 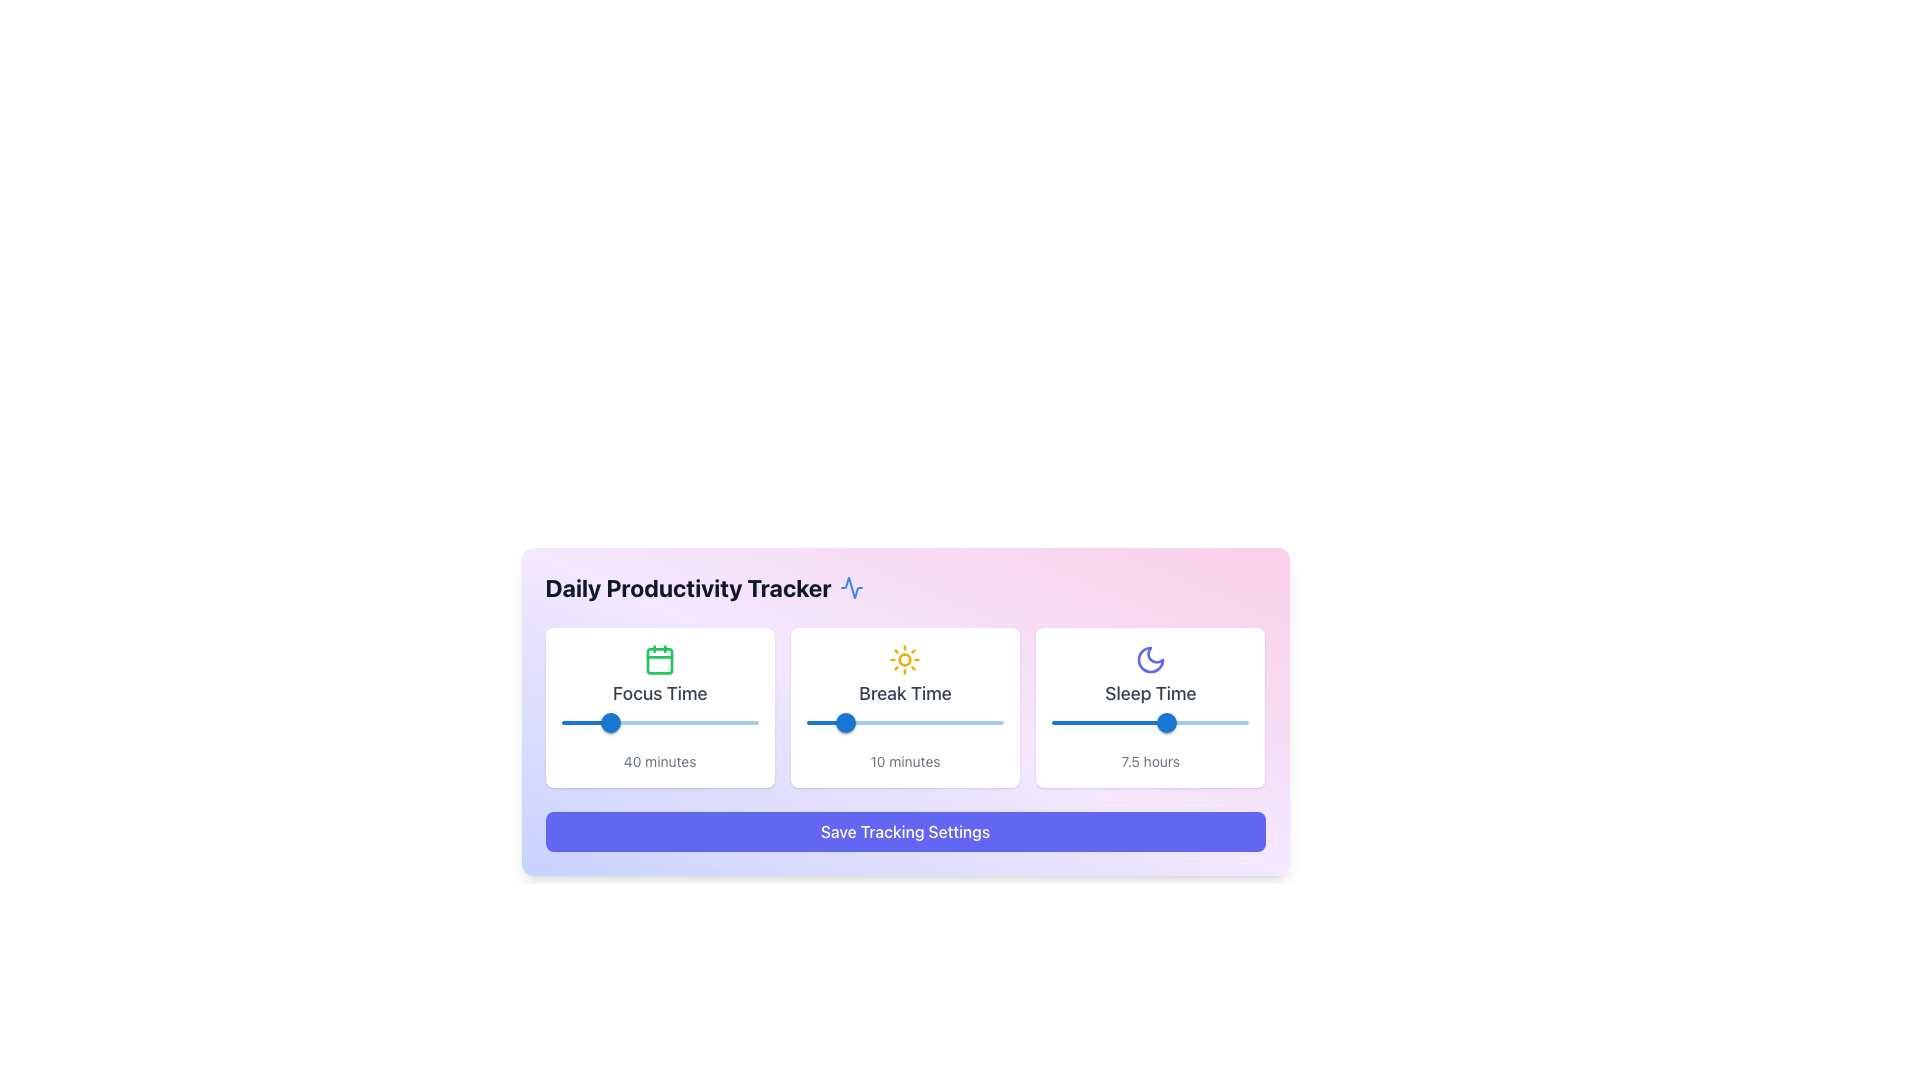 What do you see at coordinates (1150, 762) in the screenshot?
I see `displayed value from the Text Label that shows '7.5 hours', which is located below the slider component and styled with a thin margin at the top` at bounding box center [1150, 762].